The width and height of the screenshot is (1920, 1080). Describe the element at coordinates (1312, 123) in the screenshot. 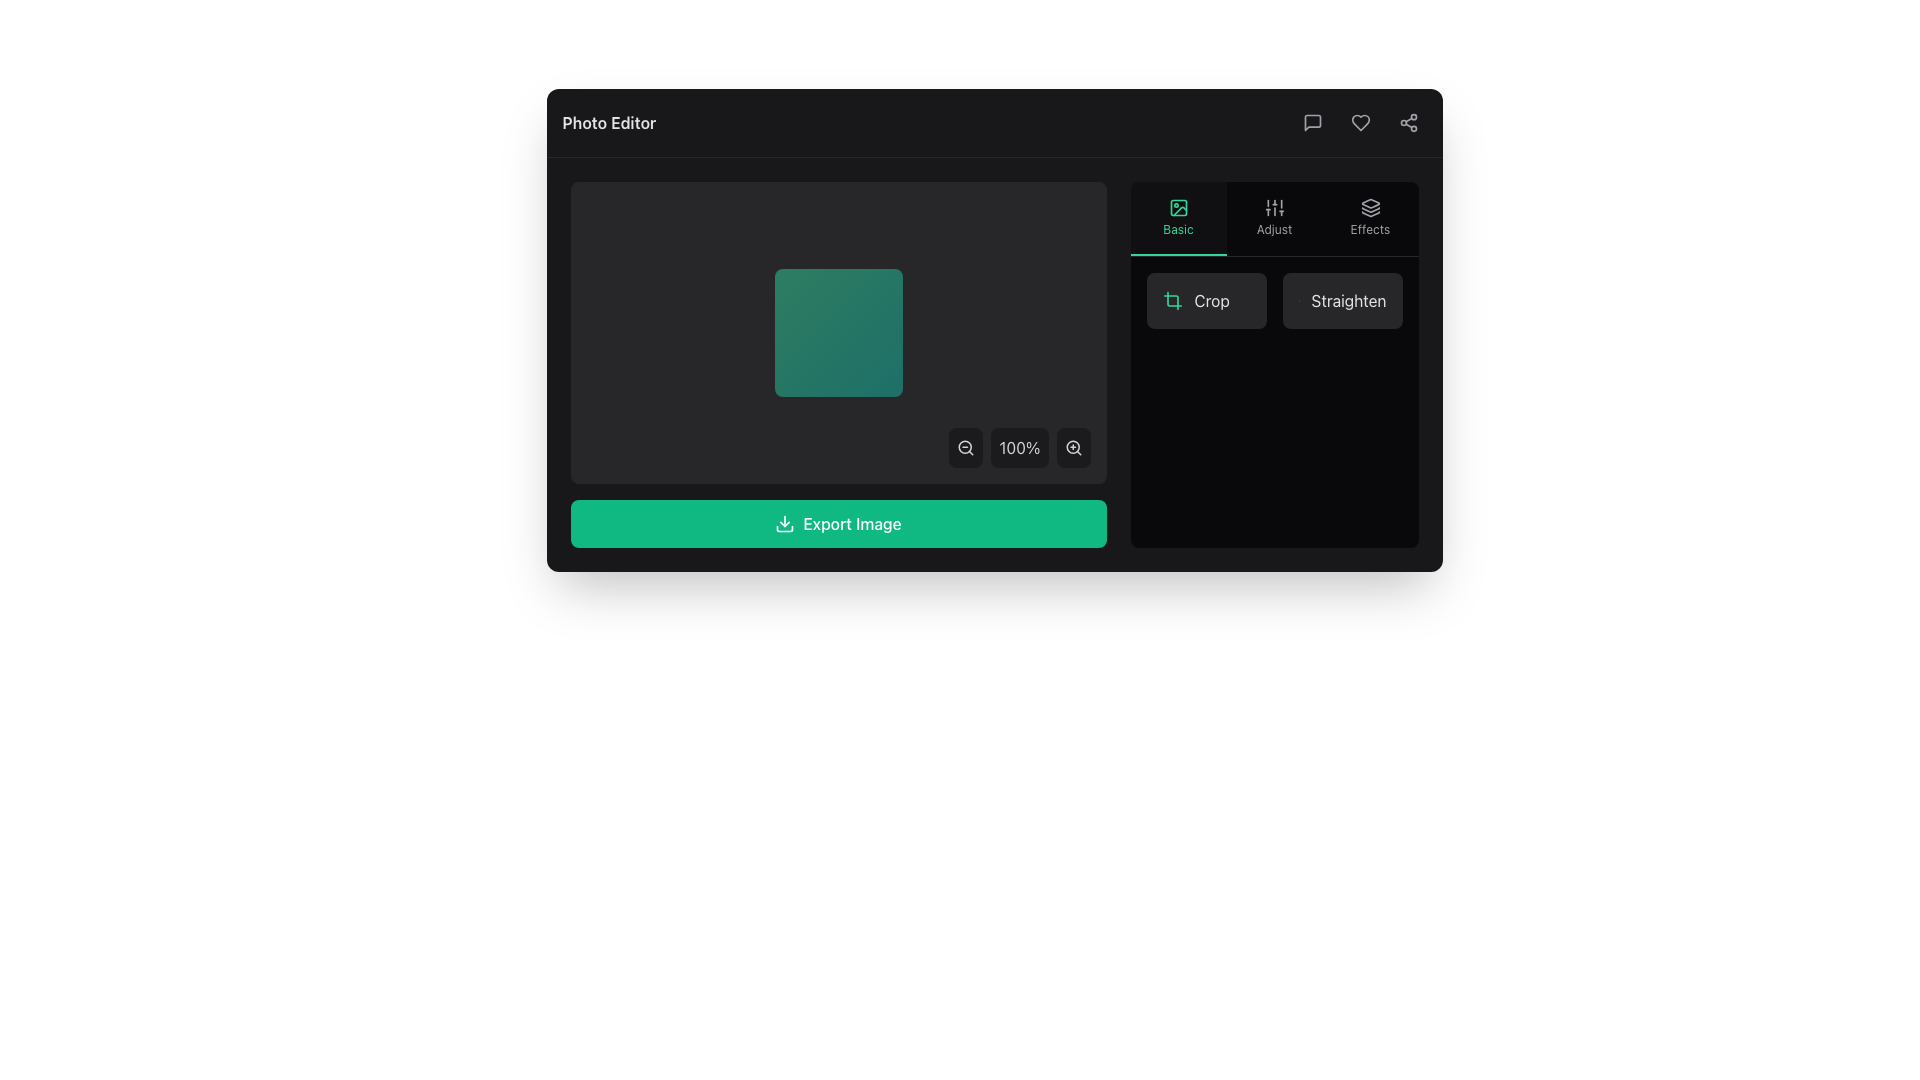

I see `the message indicator icon located in the top-right section of the application's header bar` at that location.